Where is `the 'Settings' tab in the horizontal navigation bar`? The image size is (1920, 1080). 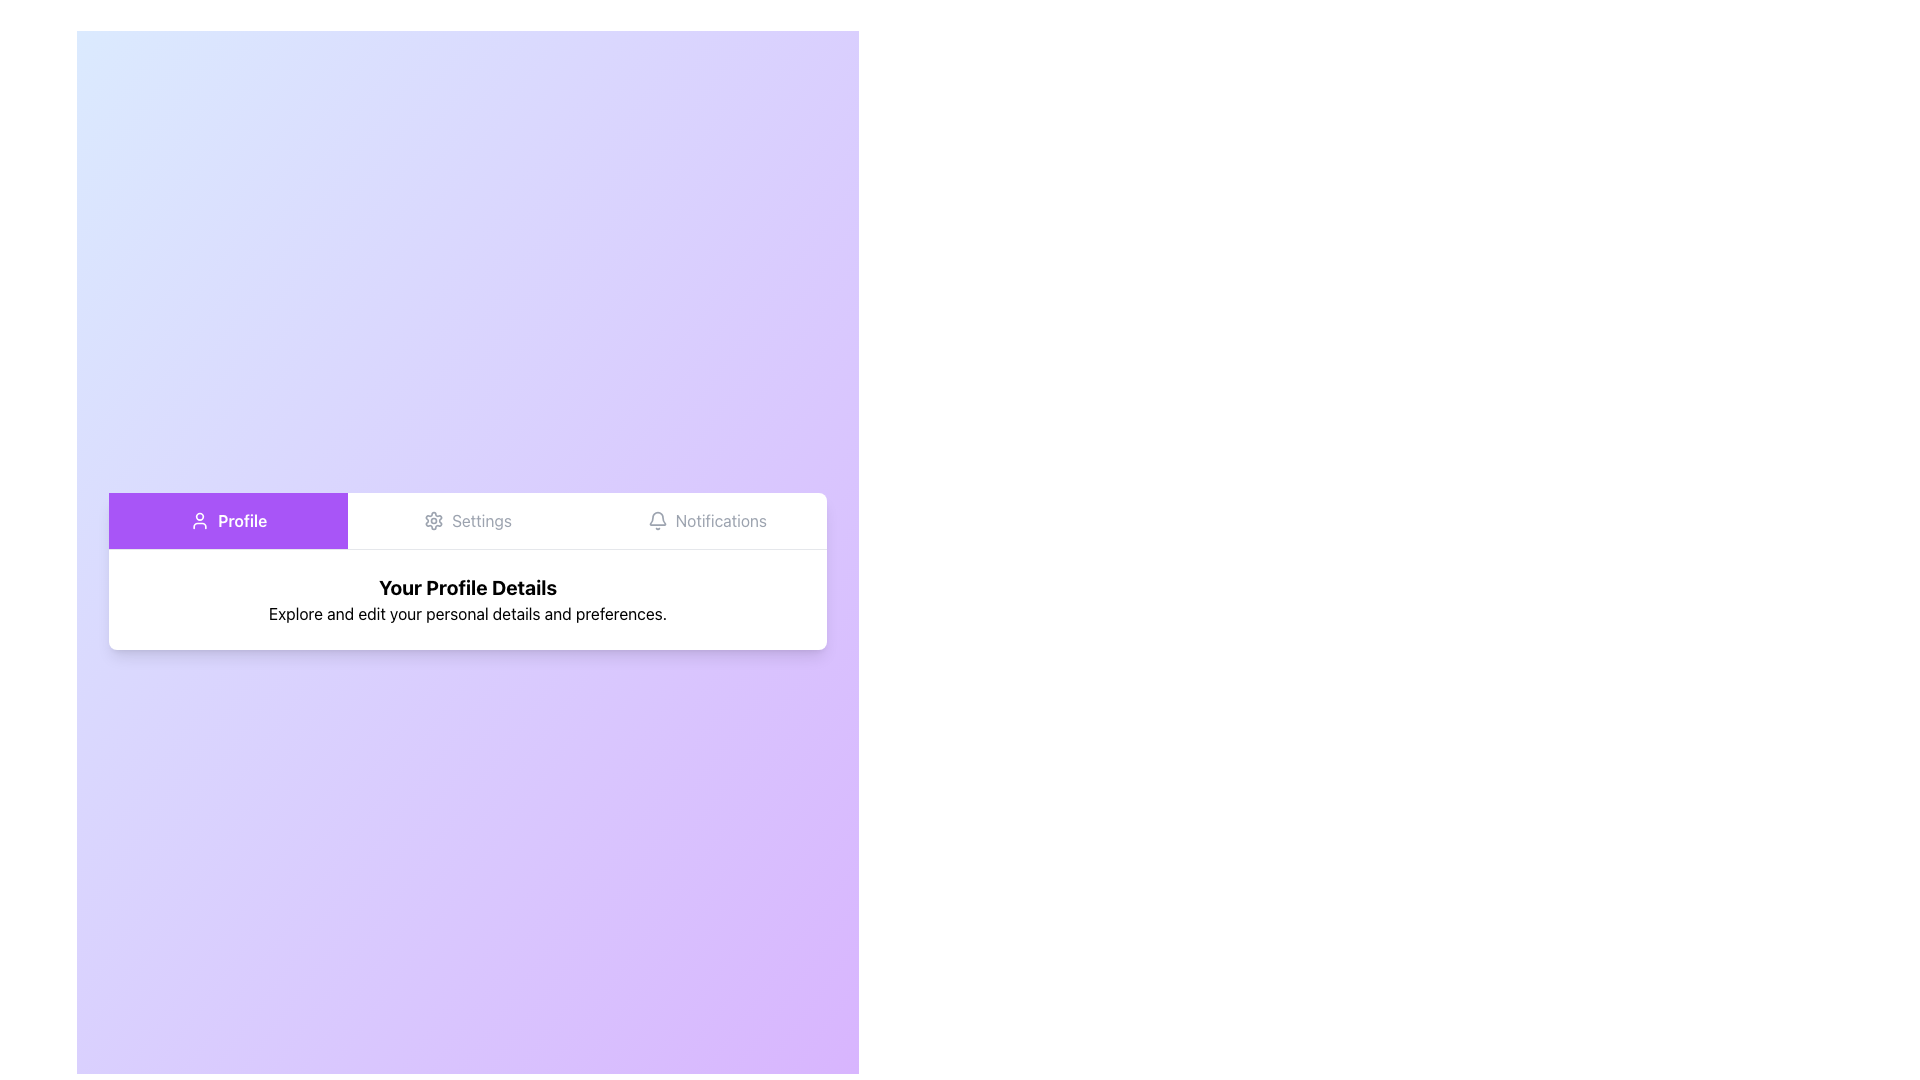 the 'Settings' tab in the horizontal navigation bar is located at coordinates (466, 519).